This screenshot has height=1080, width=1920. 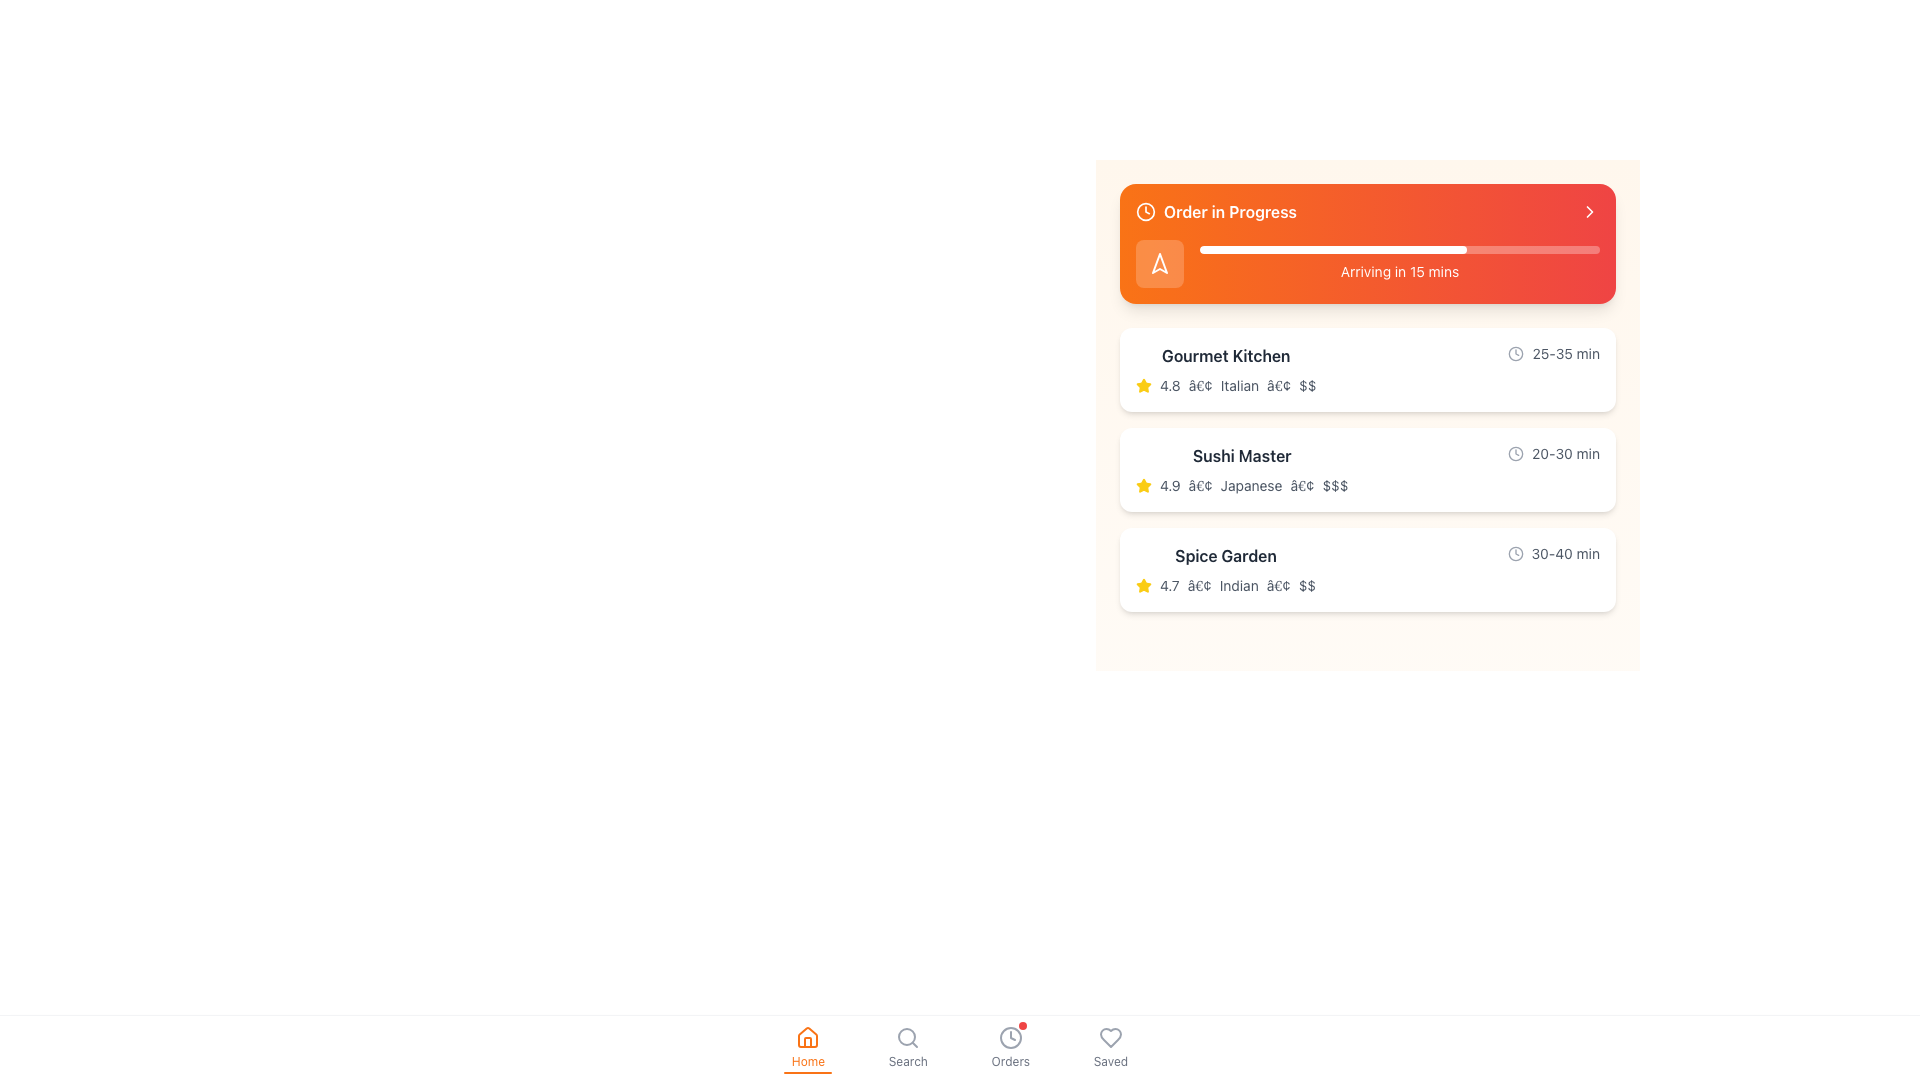 What do you see at coordinates (1010, 1060) in the screenshot?
I see `the 'Orders' text label located in the bottom navigation bar, which provides a textual indication for the corresponding clock icon` at bounding box center [1010, 1060].